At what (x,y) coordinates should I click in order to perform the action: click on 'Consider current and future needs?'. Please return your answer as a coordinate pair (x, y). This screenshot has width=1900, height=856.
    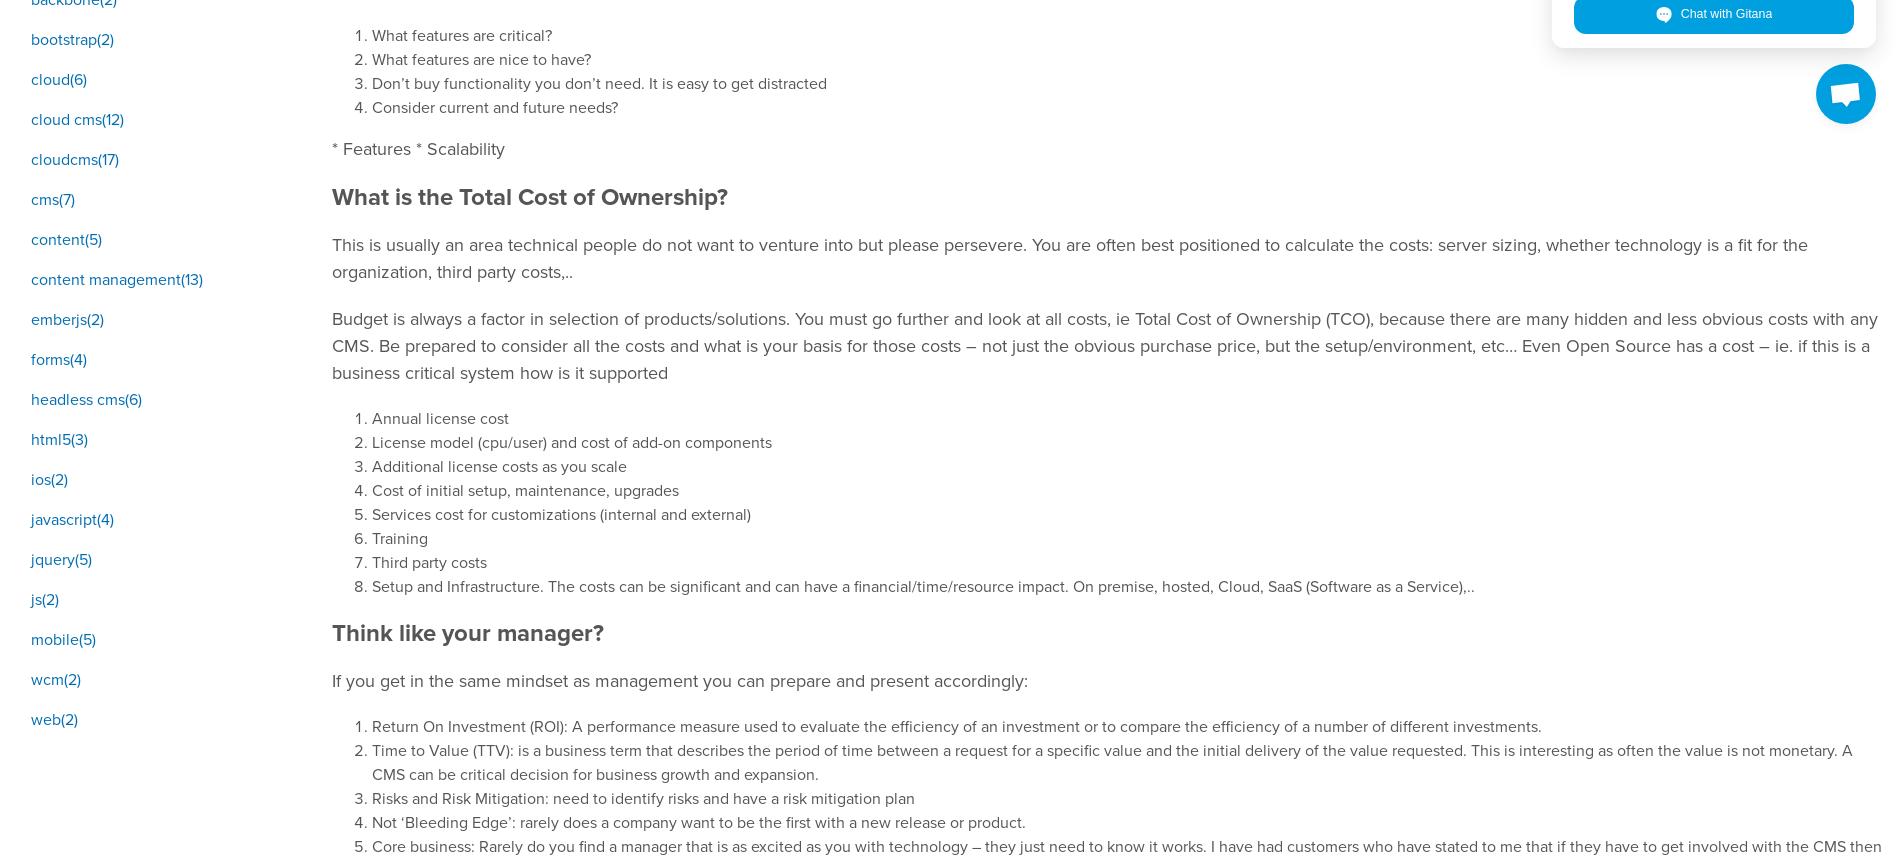
    Looking at the image, I should click on (494, 107).